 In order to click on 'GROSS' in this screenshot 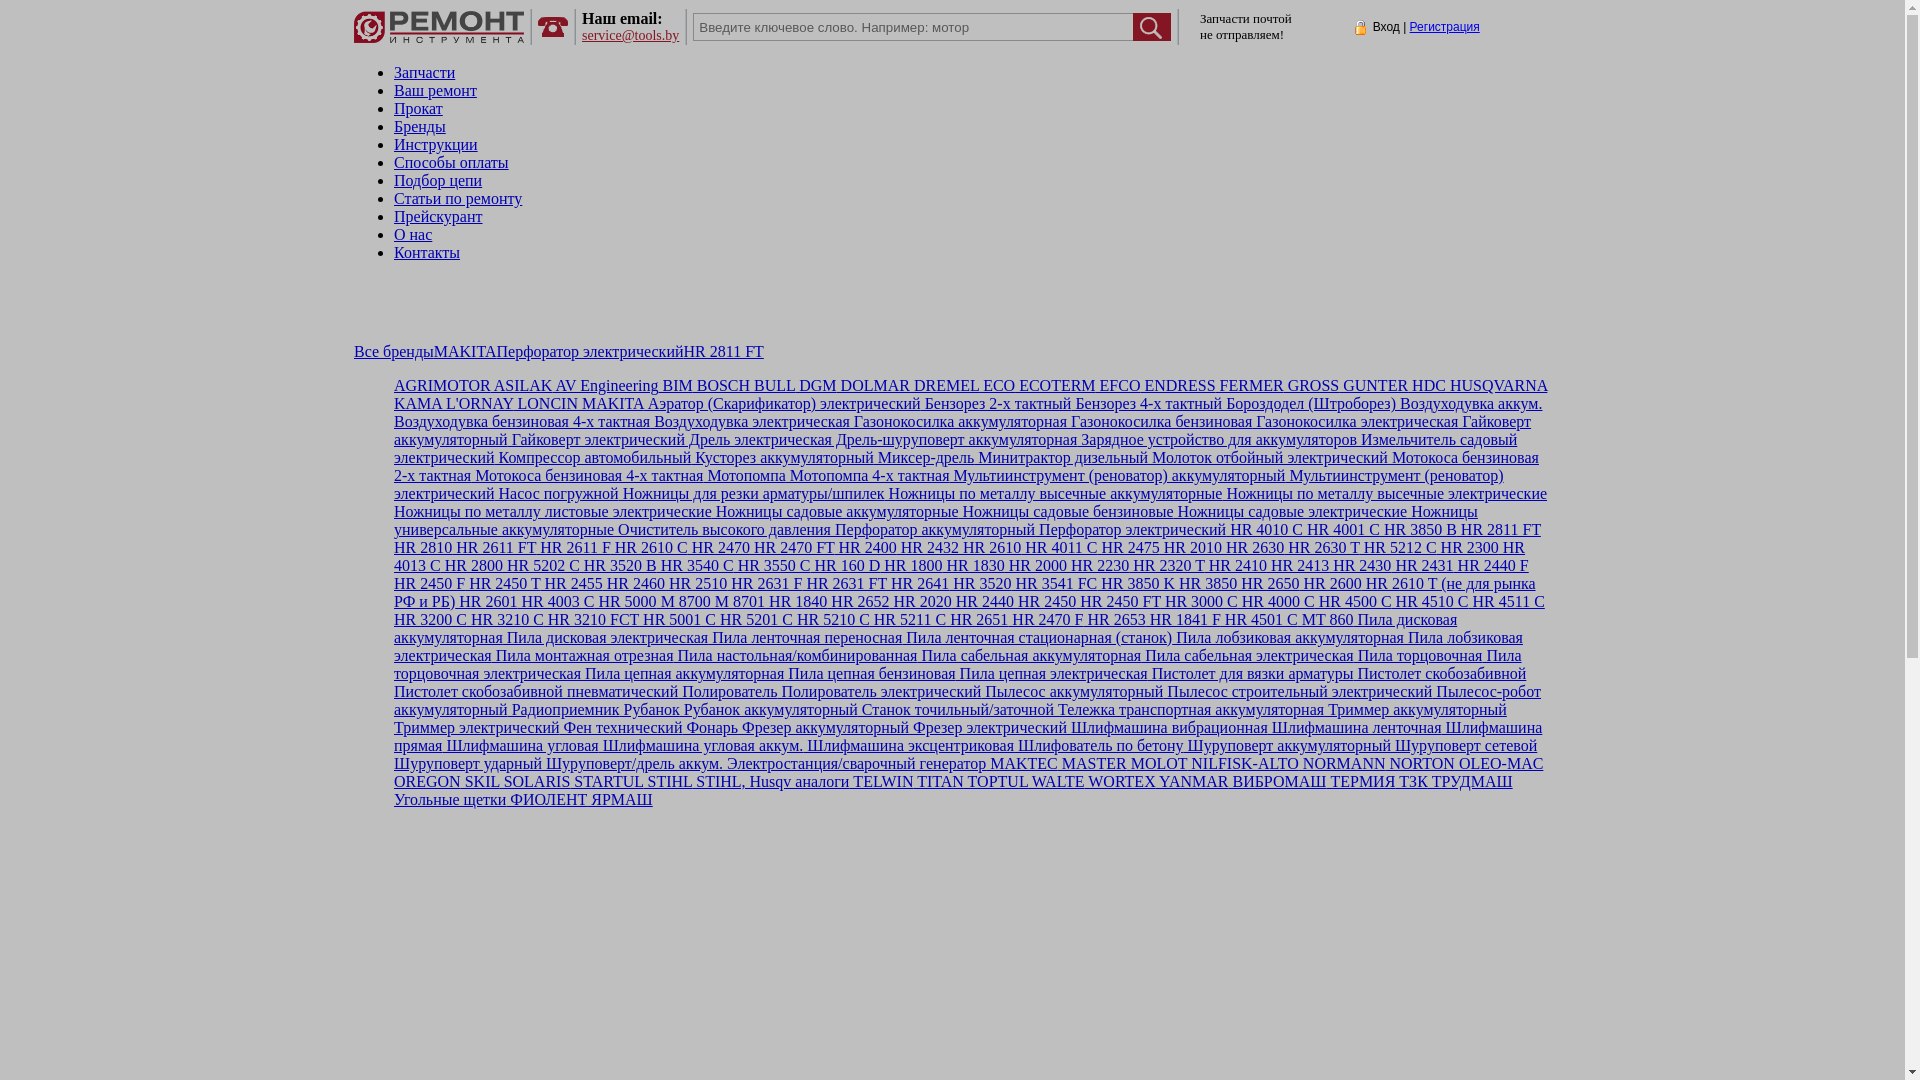, I will do `click(1311, 385)`.